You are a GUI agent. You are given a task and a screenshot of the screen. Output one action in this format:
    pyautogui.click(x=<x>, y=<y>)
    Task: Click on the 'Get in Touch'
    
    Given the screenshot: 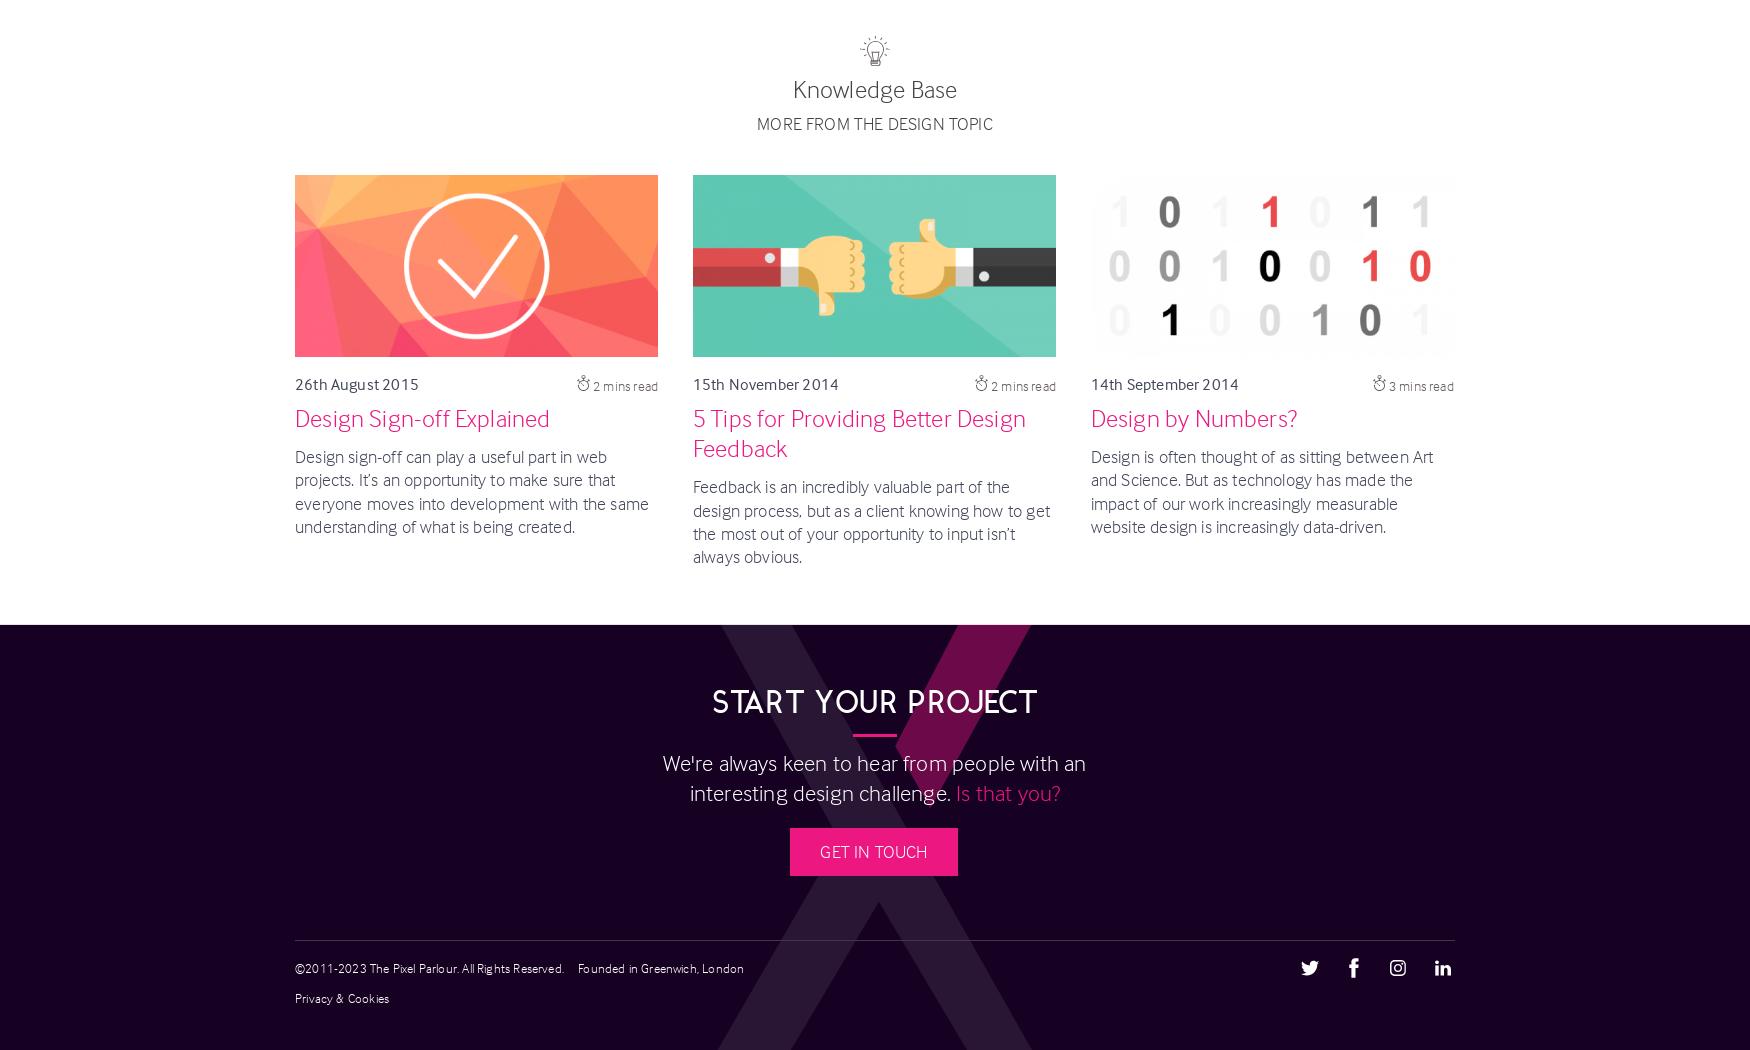 What is the action you would take?
    pyautogui.click(x=873, y=851)
    